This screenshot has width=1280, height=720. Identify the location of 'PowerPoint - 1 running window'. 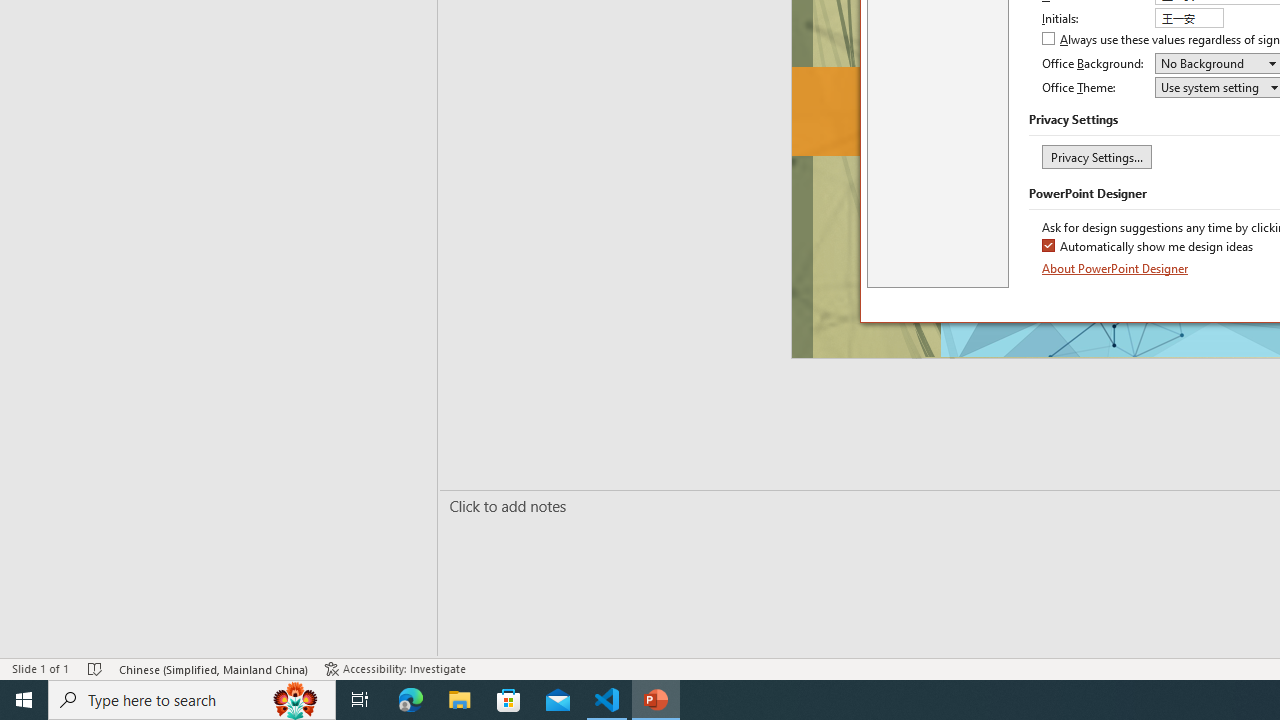
(656, 698).